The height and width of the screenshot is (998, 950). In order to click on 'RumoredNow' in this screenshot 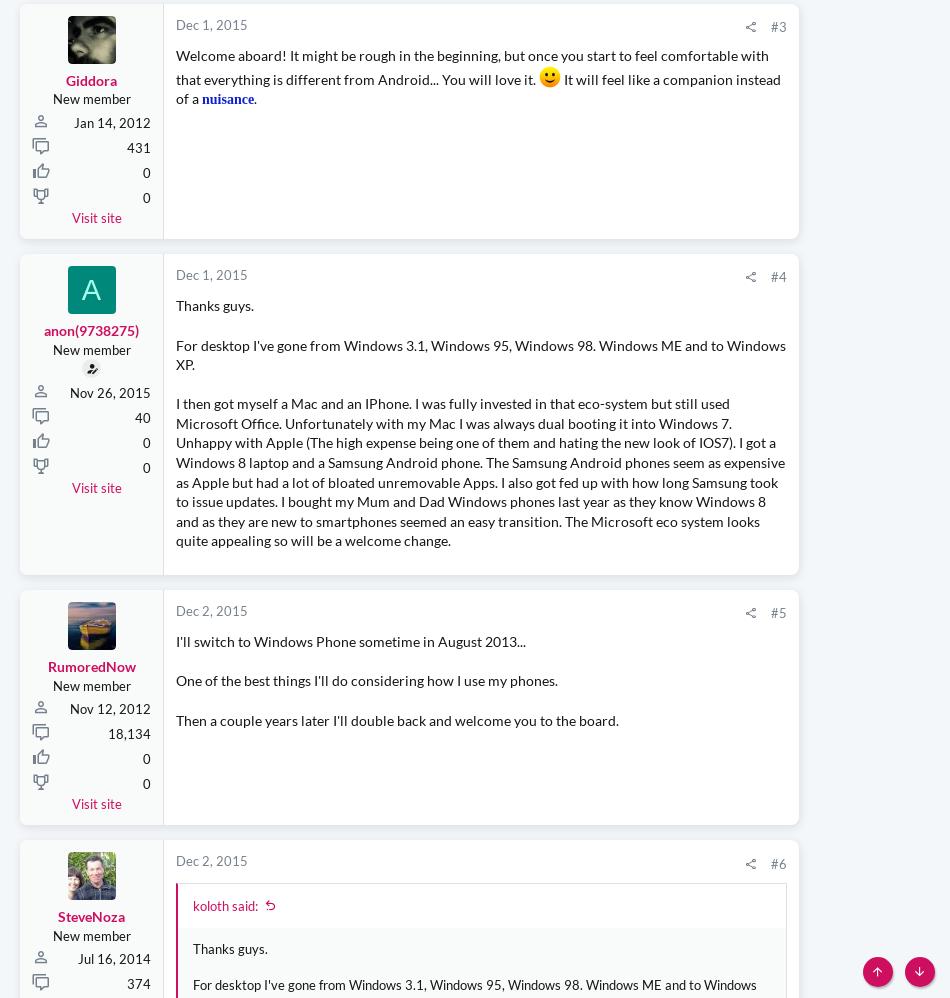, I will do `click(91, 803)`.